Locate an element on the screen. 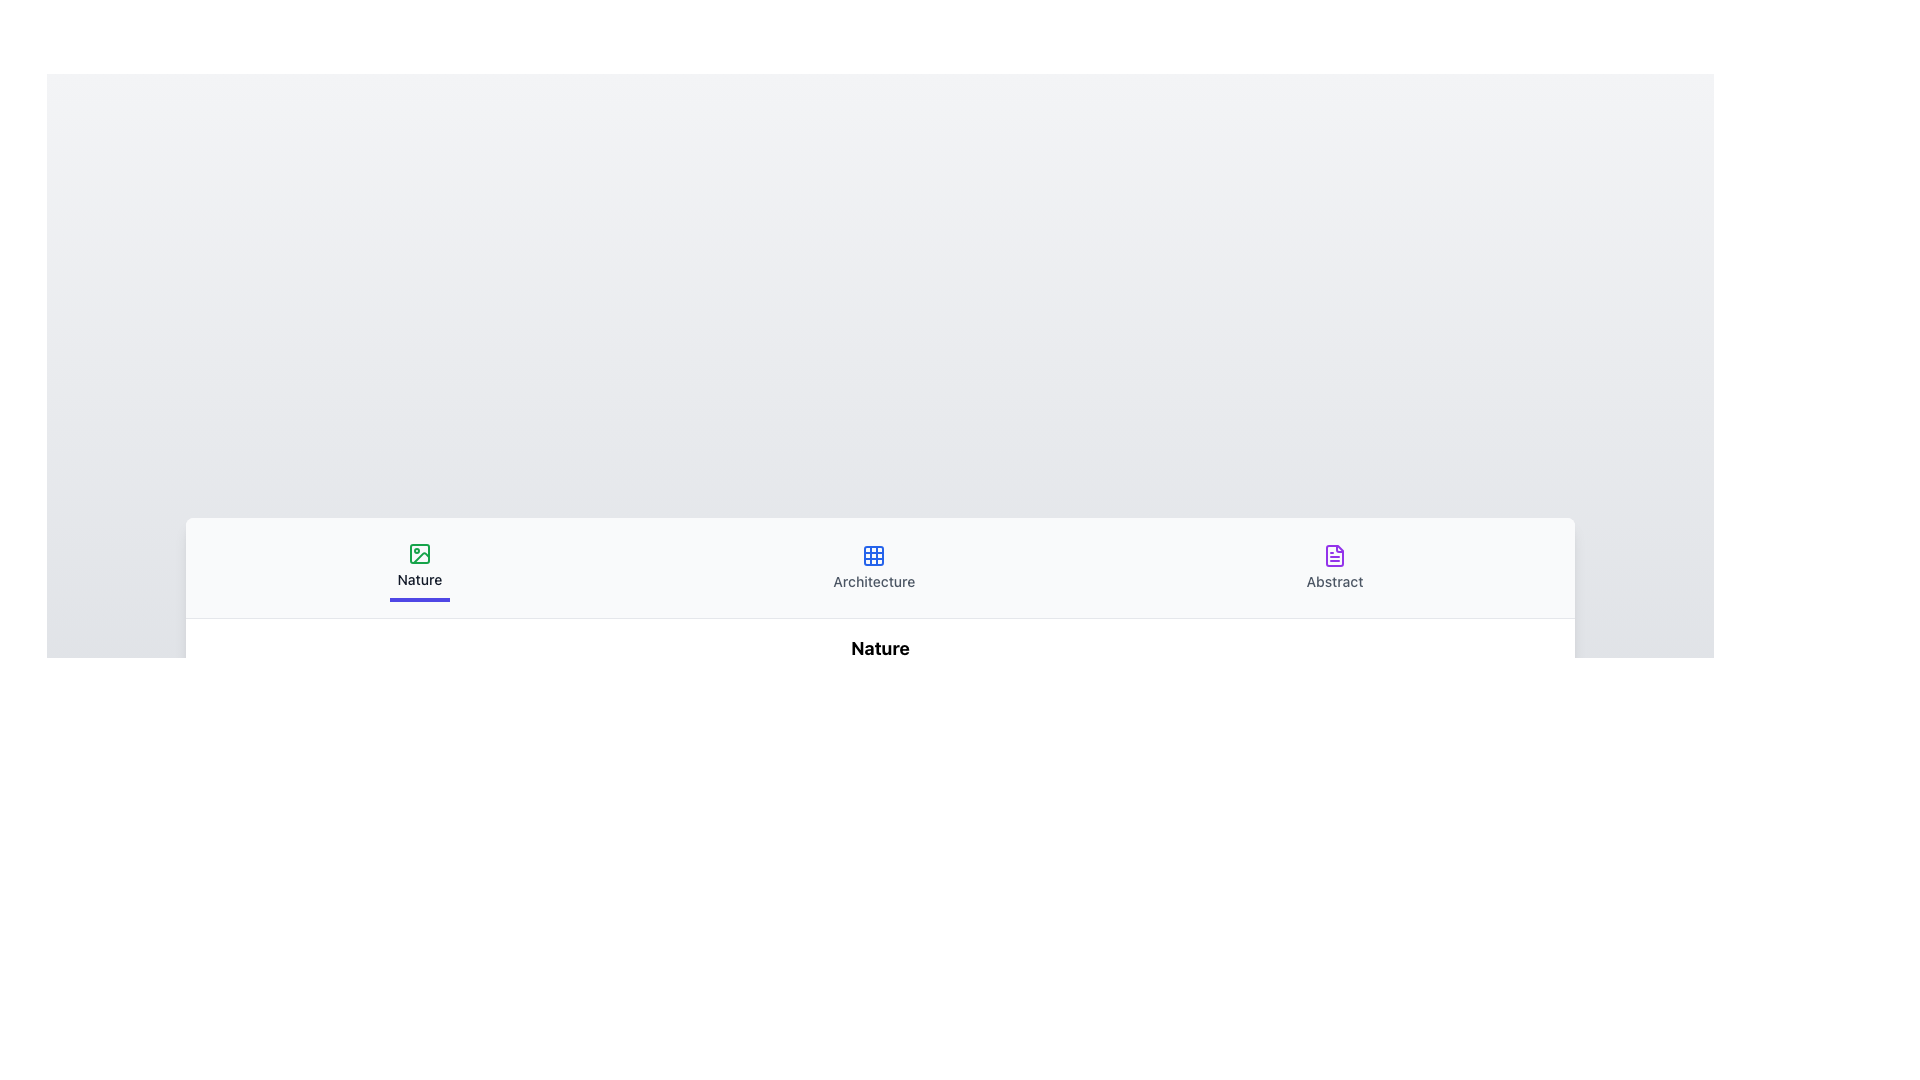 The height and width of the screenshot is (1080, 1920). the button labeled 'Abstract' with a purple document icon, which is the rightmost button in a horizontal layout is located at coordinates (1334, 567).